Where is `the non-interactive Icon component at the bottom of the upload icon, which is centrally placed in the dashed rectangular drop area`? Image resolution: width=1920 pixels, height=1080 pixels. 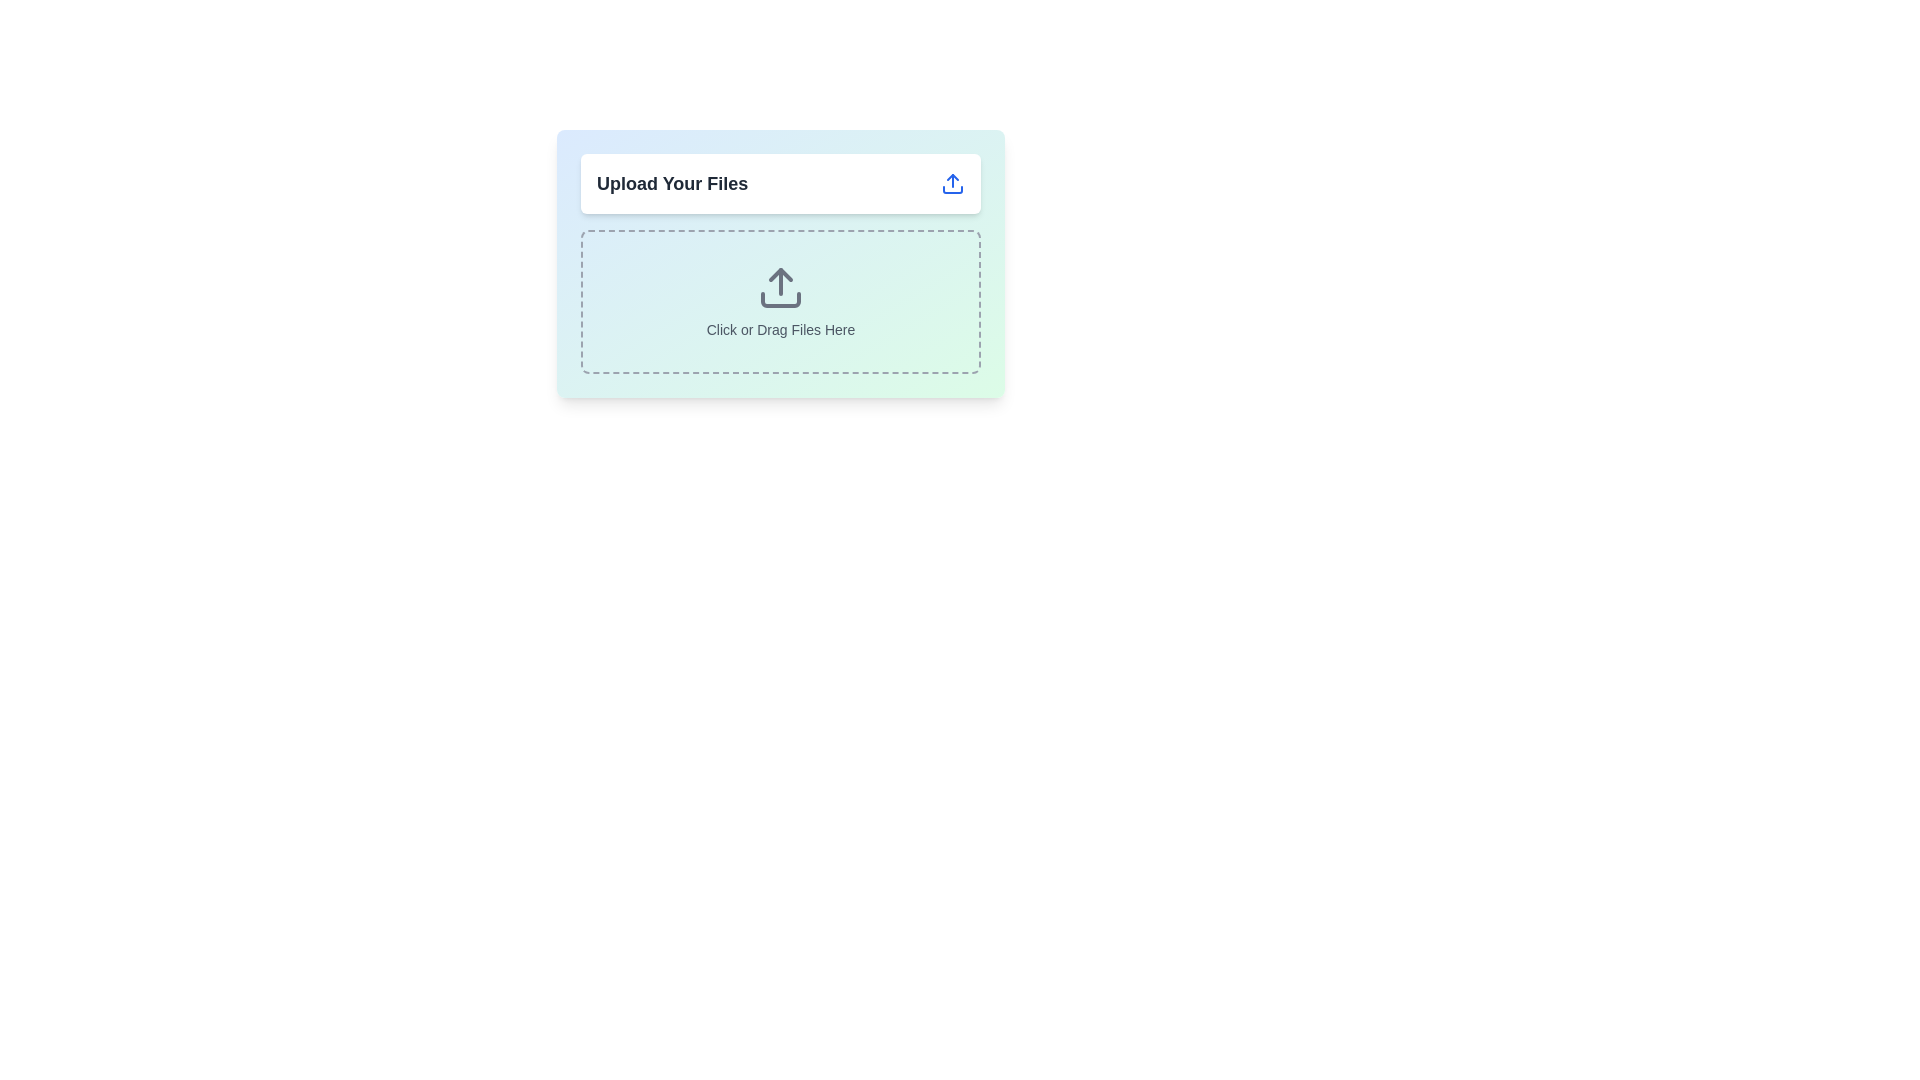
the non-interactive Icon component at the bottom of the upload icon, which is centrally placed in the dashed rectangular drop area is located at coordinates (780, 300).